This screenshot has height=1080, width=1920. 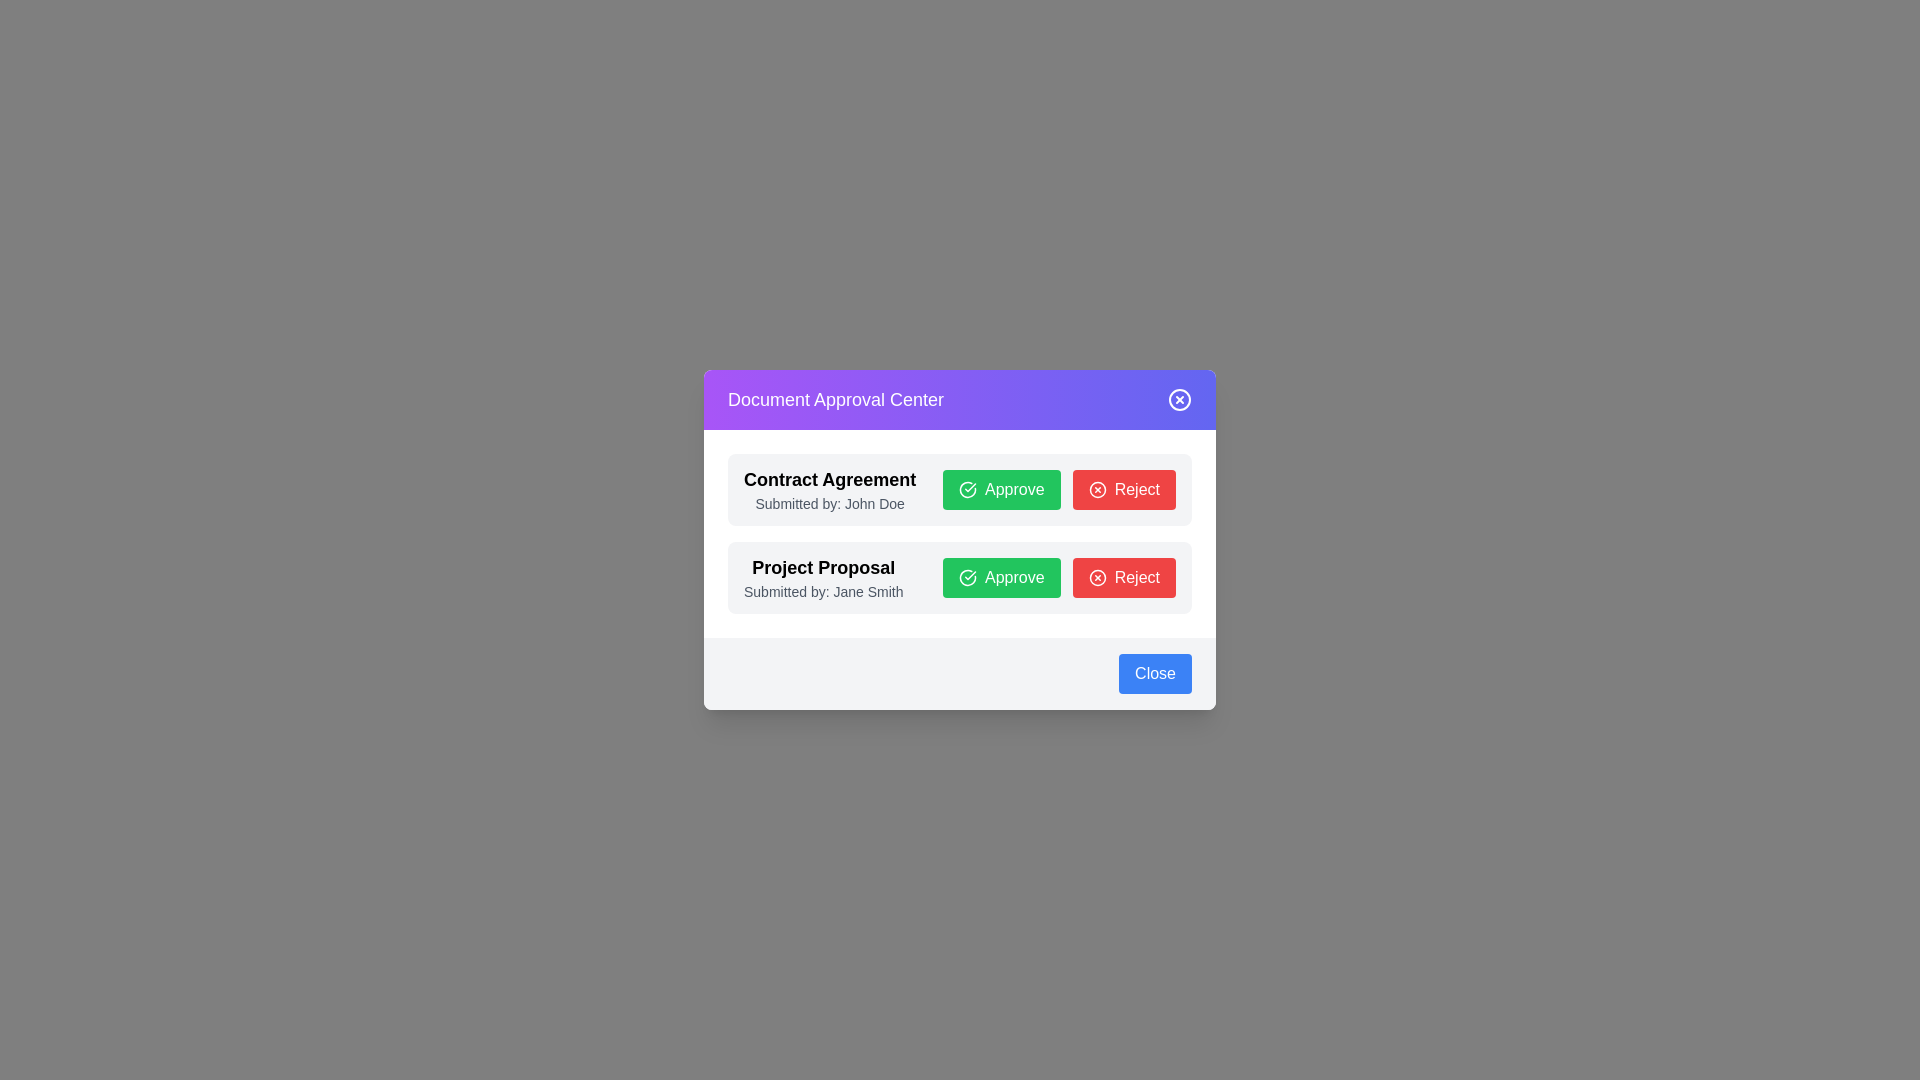 What do you see at coordinates (968, 578) in the screenshot?
I see `the green check icon located to the left of the 'Approve' button in the second row of the approval dialog for the entry 'Project Proposal submitted by Jane Smith'` at bounding box center [968, 578].